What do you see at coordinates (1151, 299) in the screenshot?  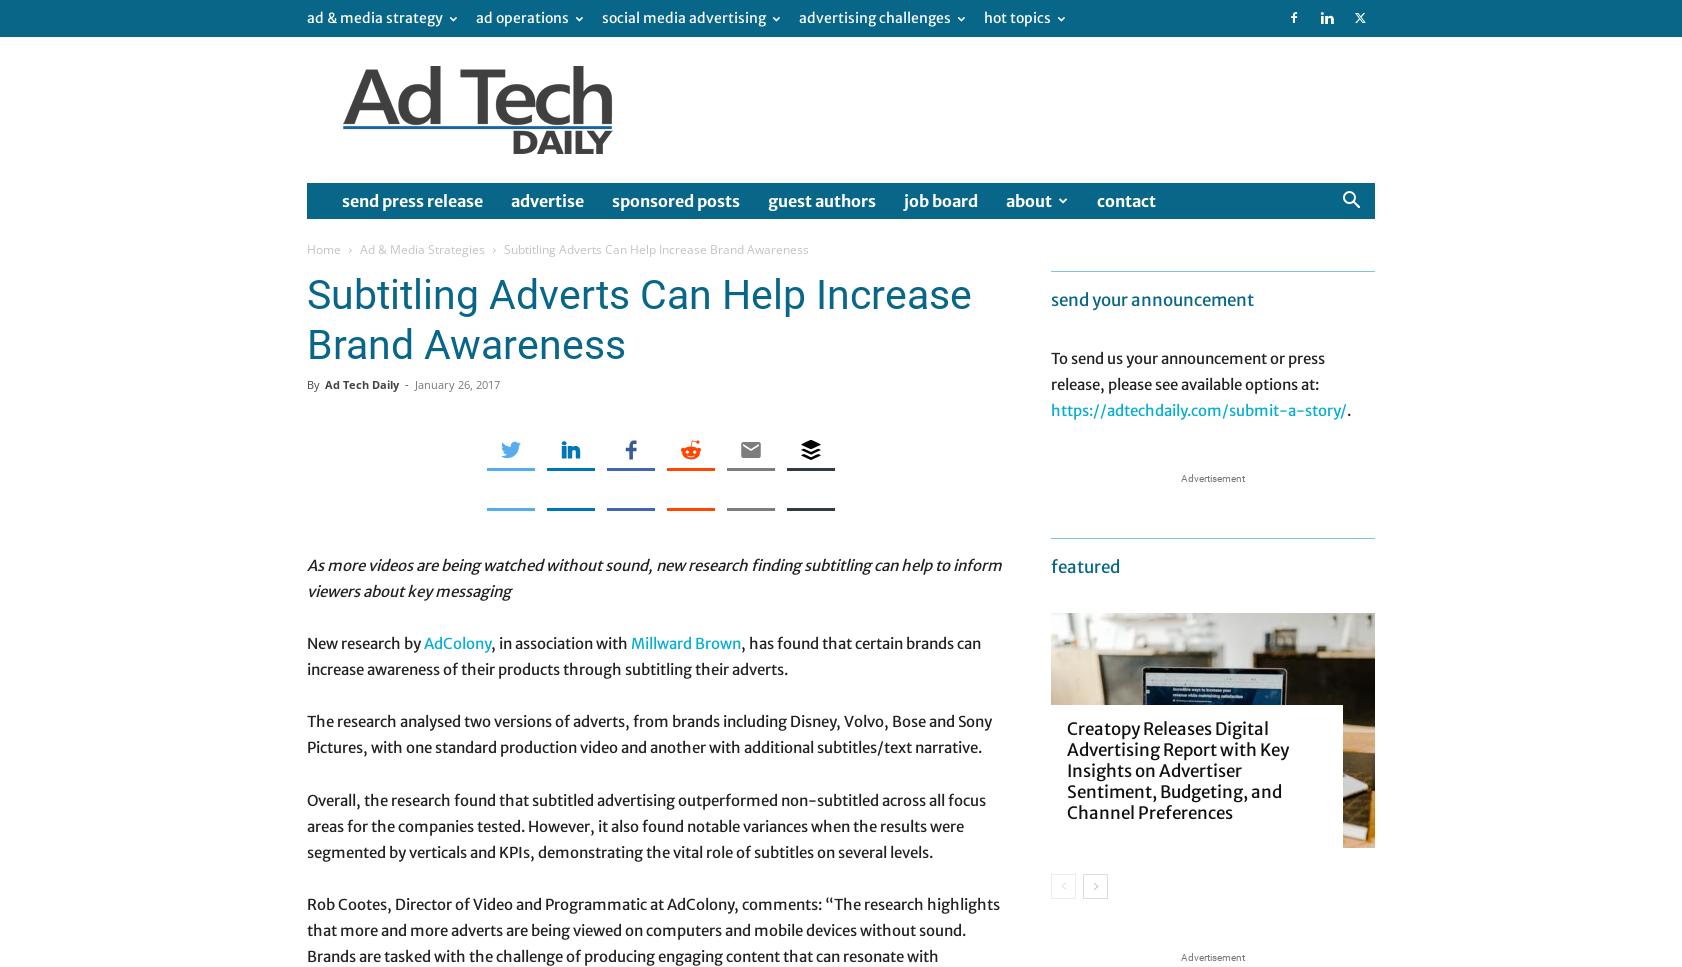 I see `'Send your announcement'` at bounding box center [1151, 299].